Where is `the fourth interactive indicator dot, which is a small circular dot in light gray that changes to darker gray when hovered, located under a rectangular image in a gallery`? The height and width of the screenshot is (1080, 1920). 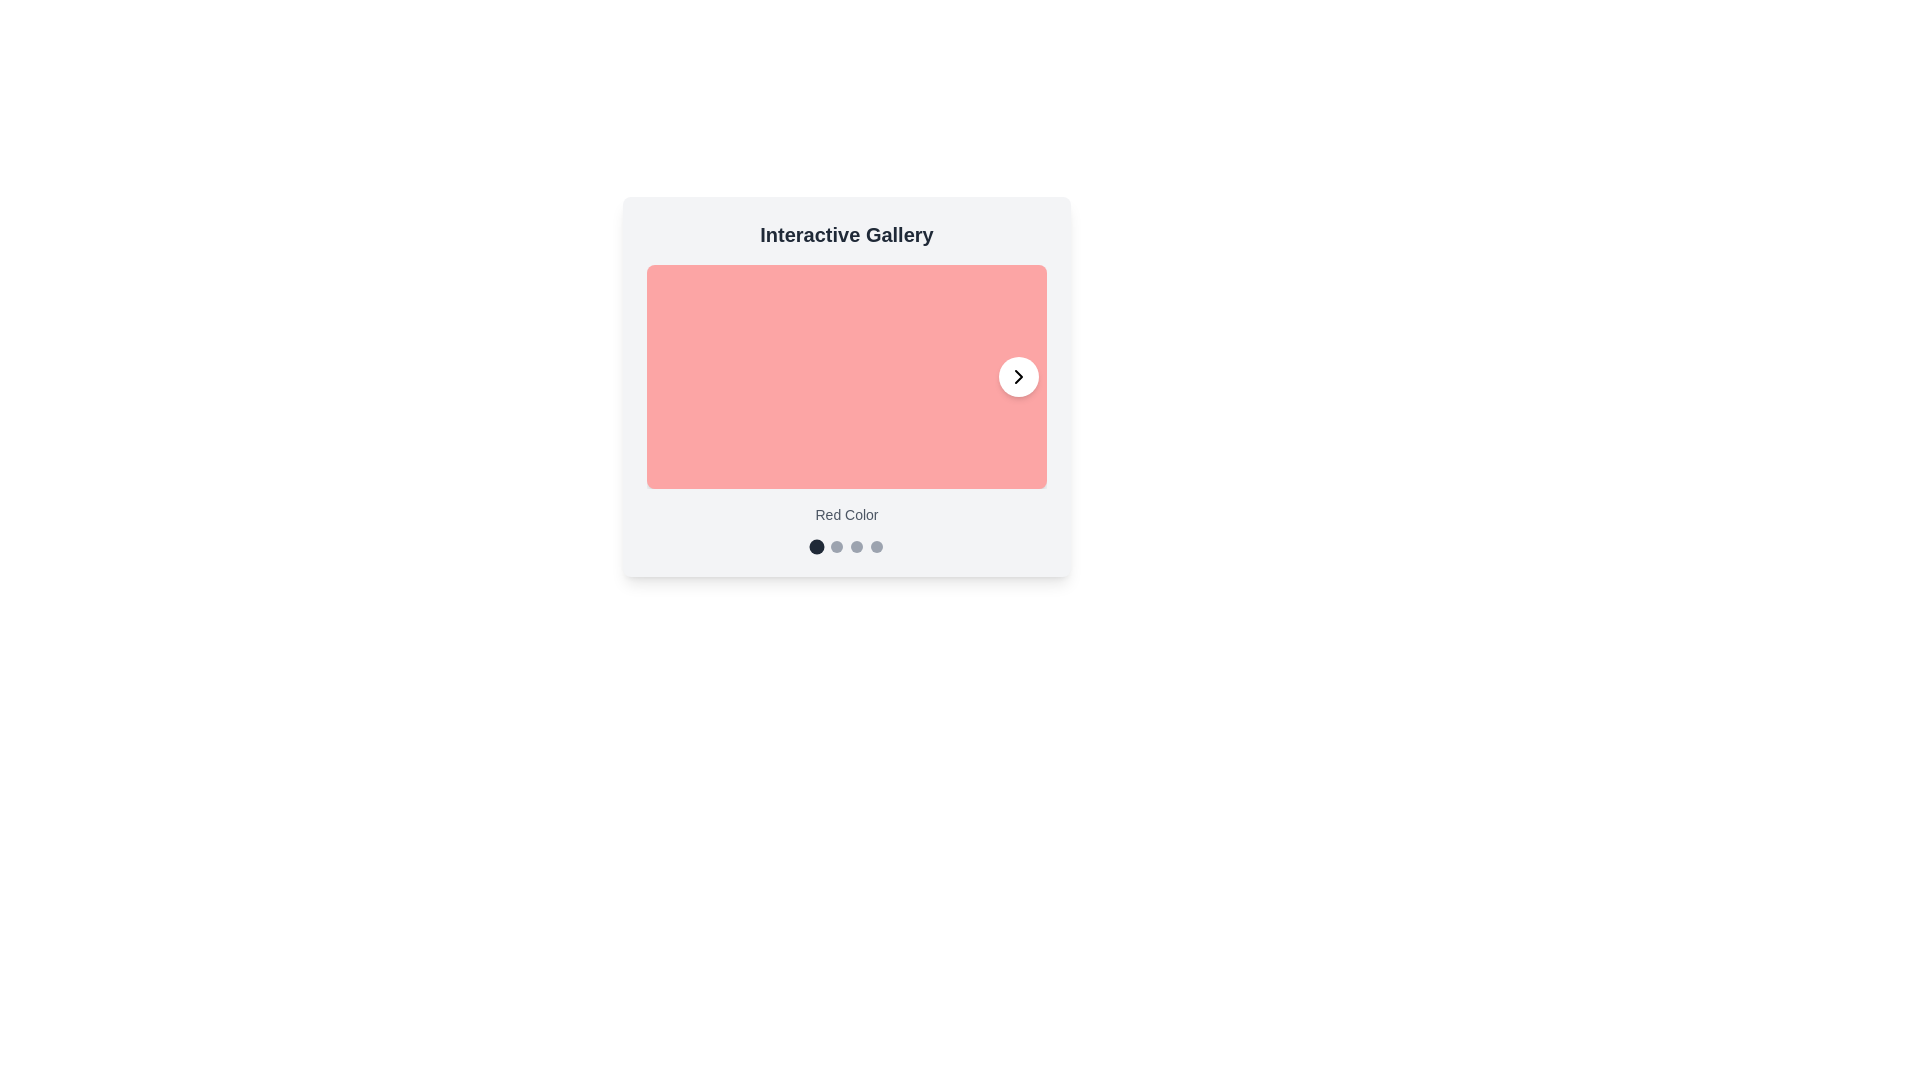
the fourth interactive indicator dot, which is a small circular dot in light gray that changes to darker gray when hovered, located under a rectangular image in a gallery is located at coordinates (877, 547).